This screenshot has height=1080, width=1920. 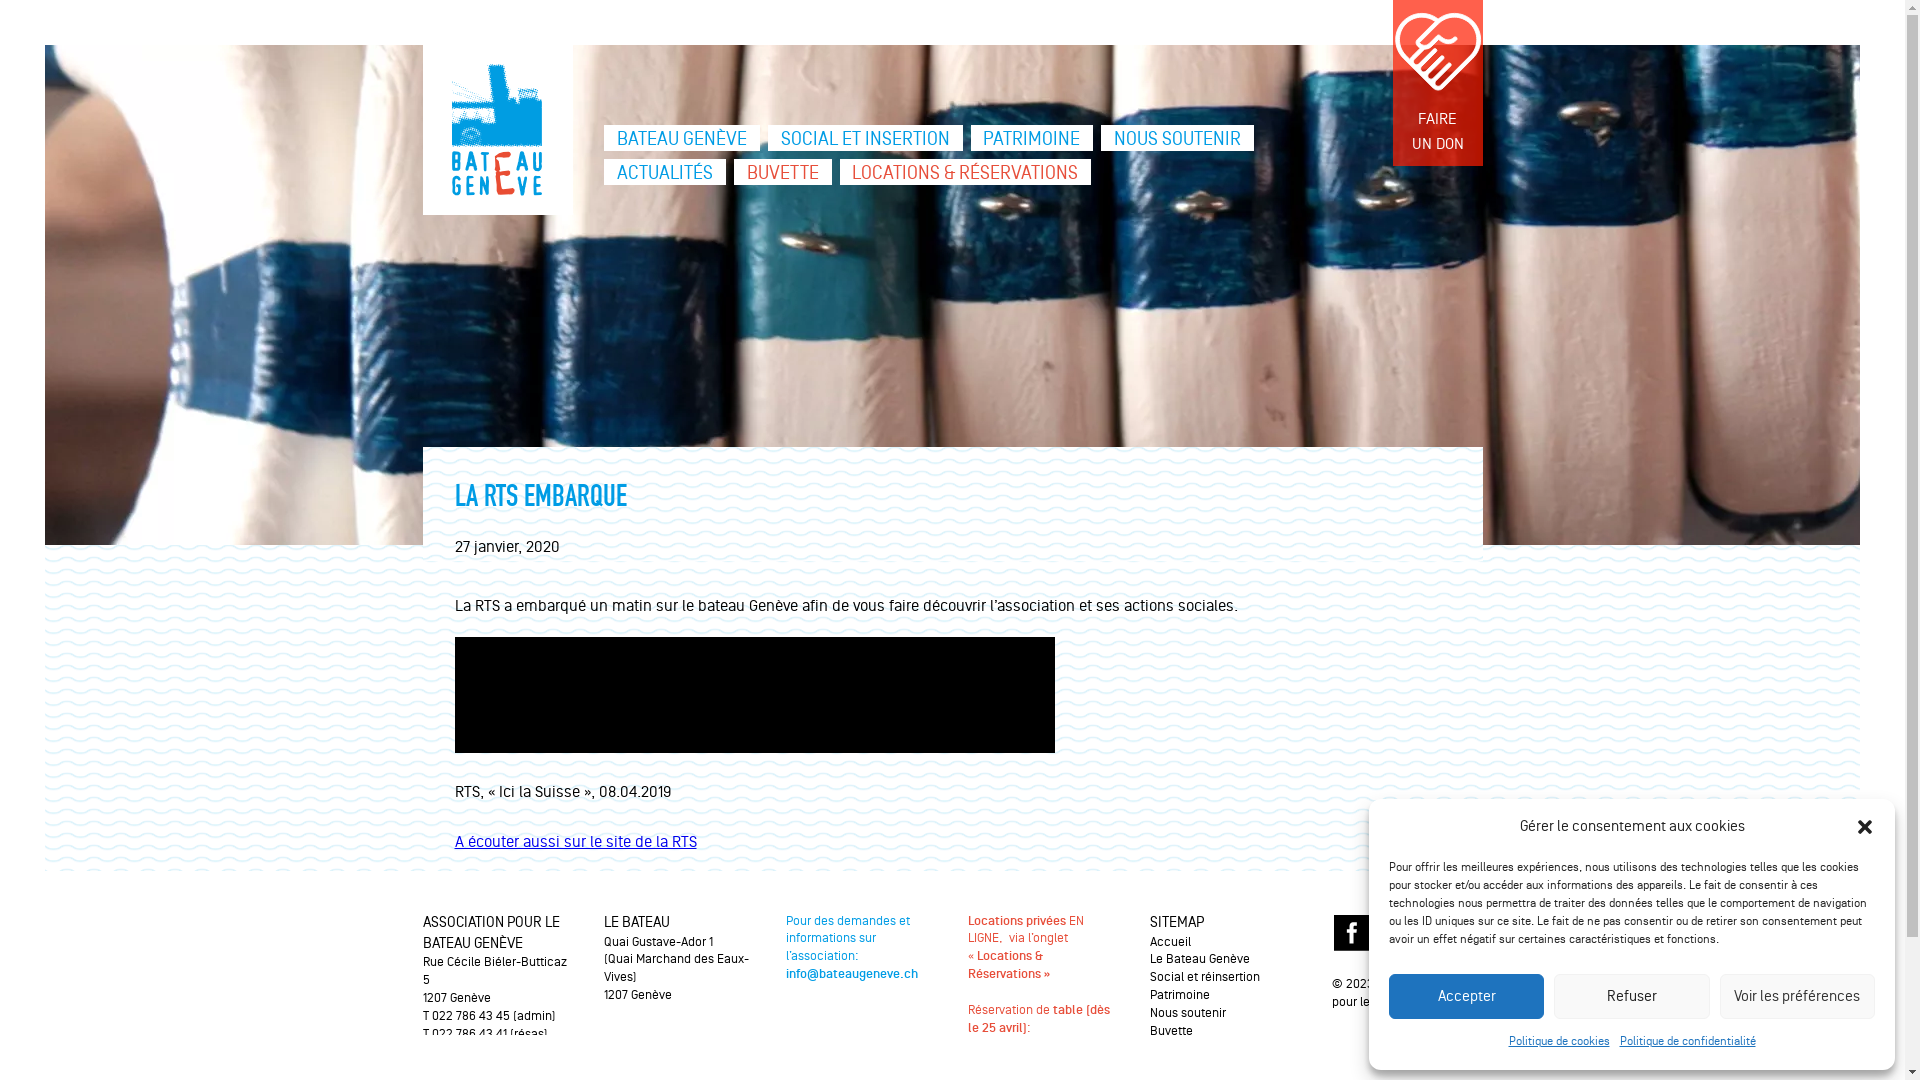 What do you see at coordinates (1170, 941) in the screenshot?
I see `'Accueil'` at bounding box center [1170, 941].